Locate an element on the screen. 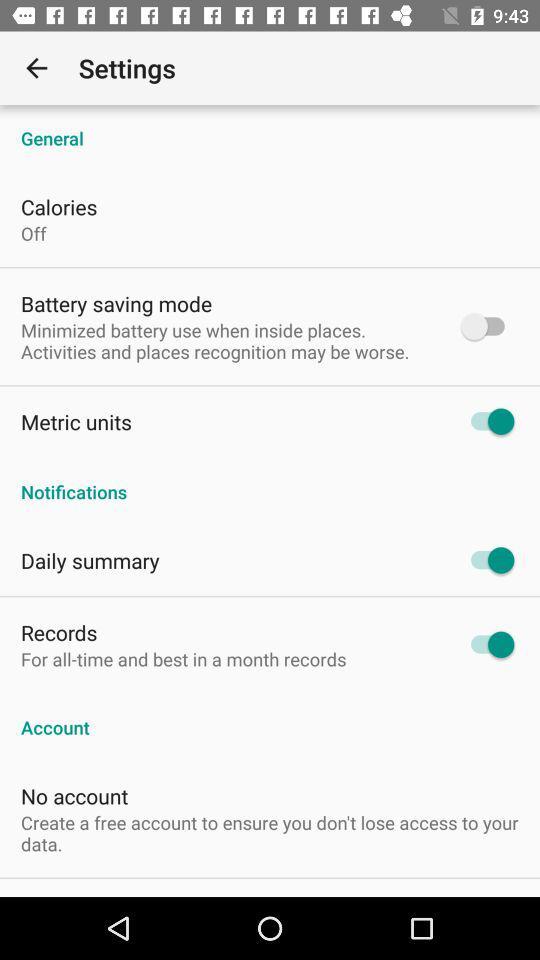 This screenshot has width=540, height=960. item above general icon is located at coordinates (36, 68).